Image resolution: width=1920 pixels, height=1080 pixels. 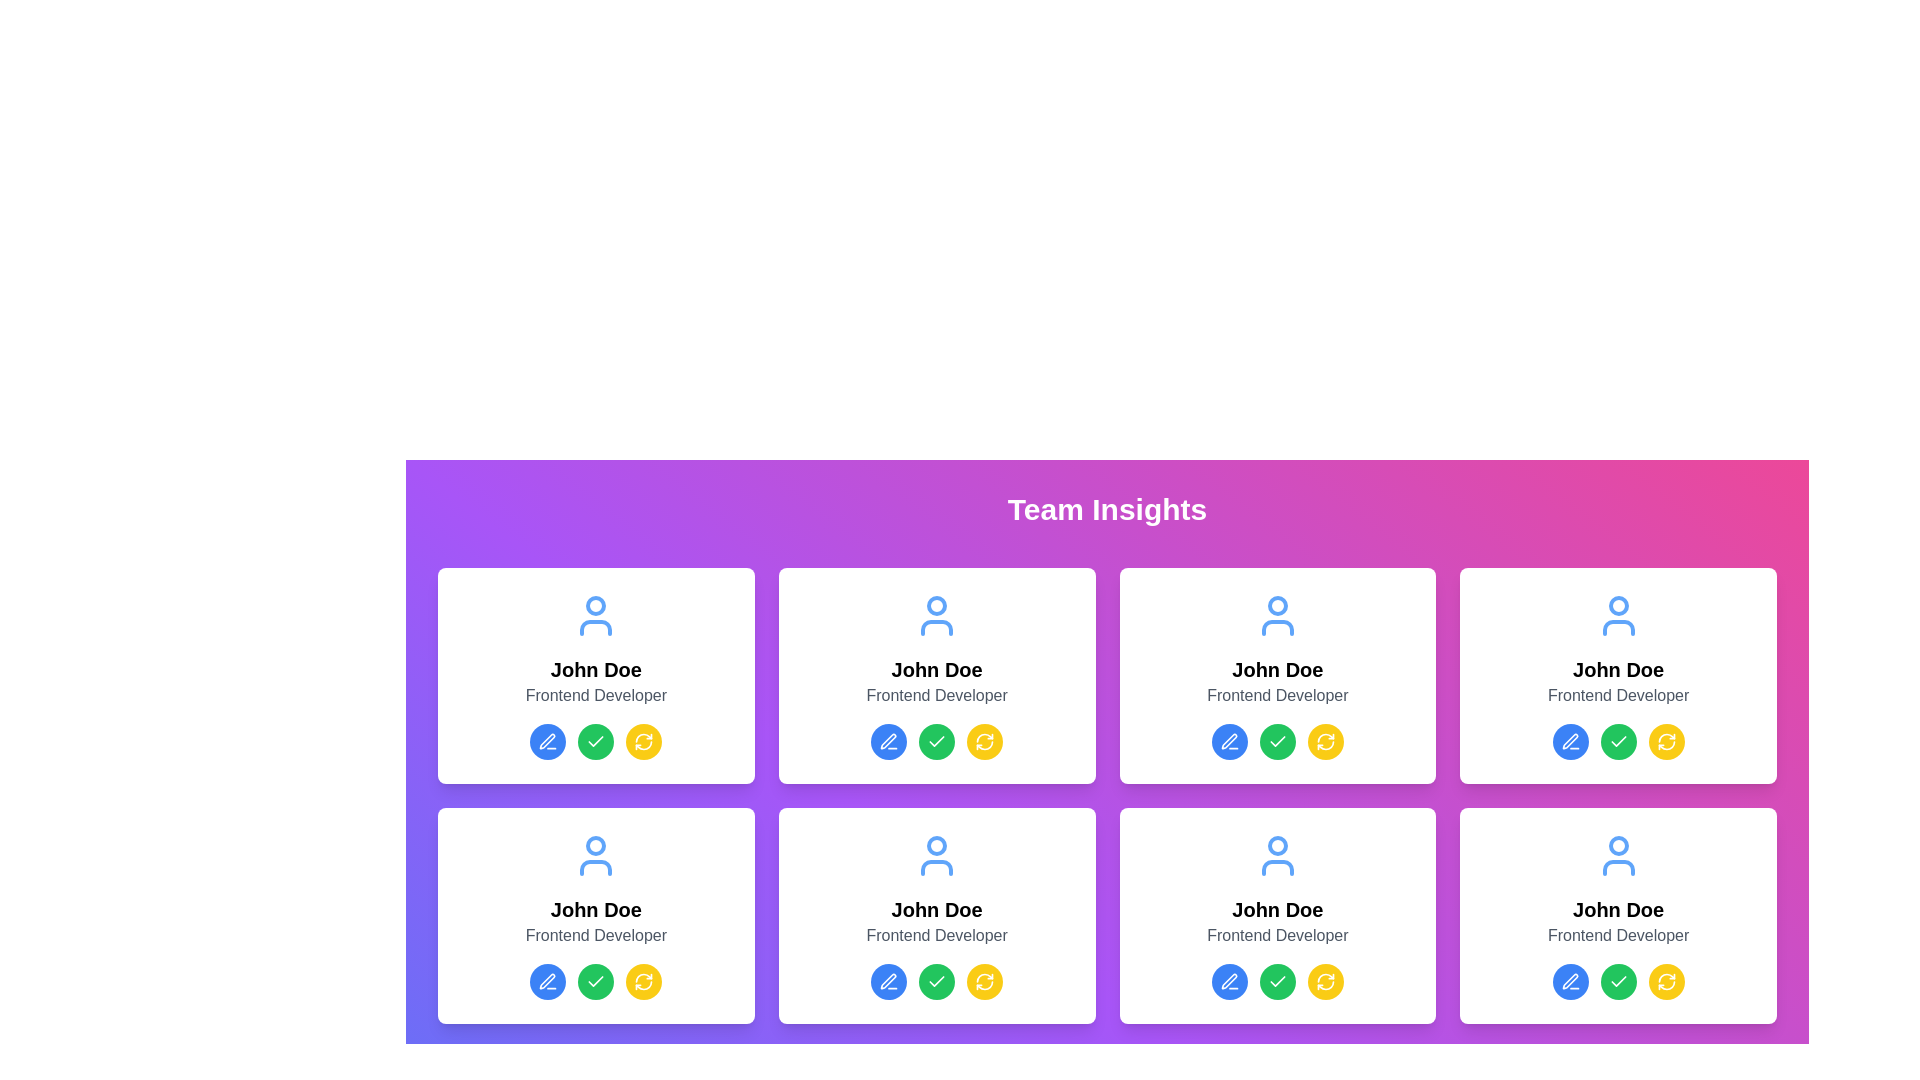 I want to click on the user profile icon, specifically the arc defining the shoulders below the head, located in the top center of the card in the first row and first column of the grid layout, so click(x=595, y=627).